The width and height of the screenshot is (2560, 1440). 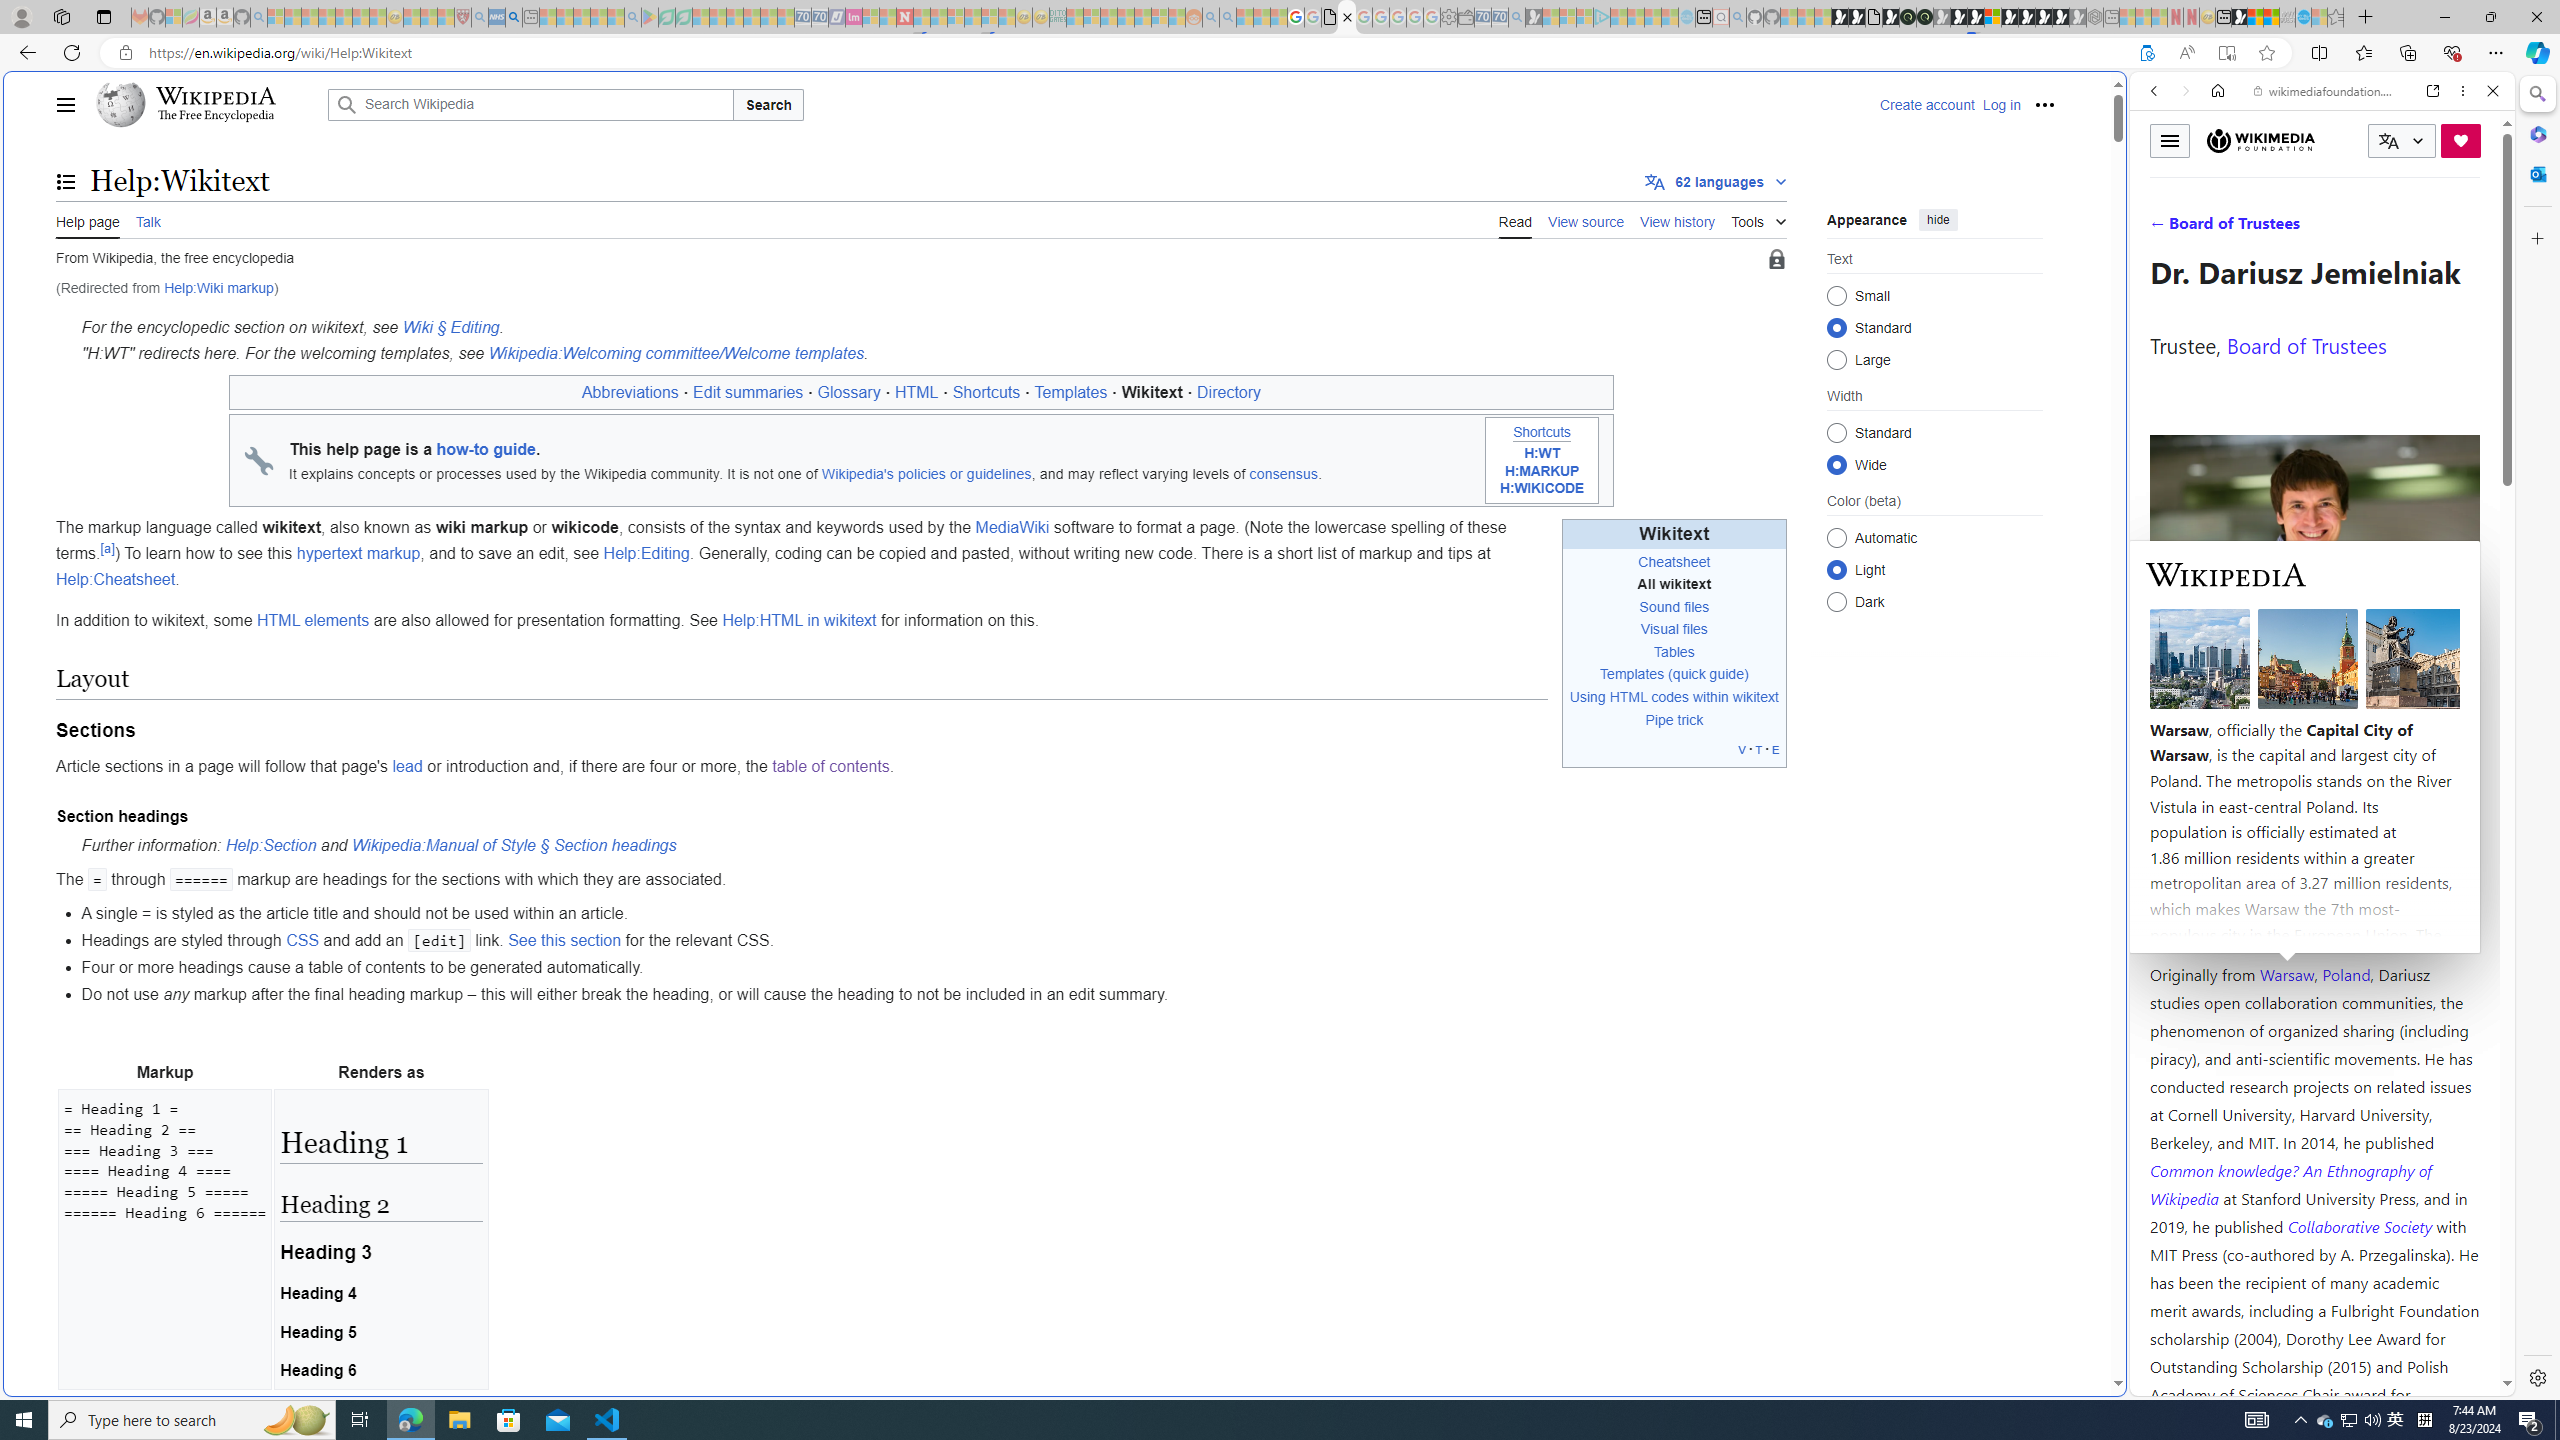 What do you see at coordinates (485, 449) in the screenshot?
I see `'how-to guide'` at bounding box center [485, 449].